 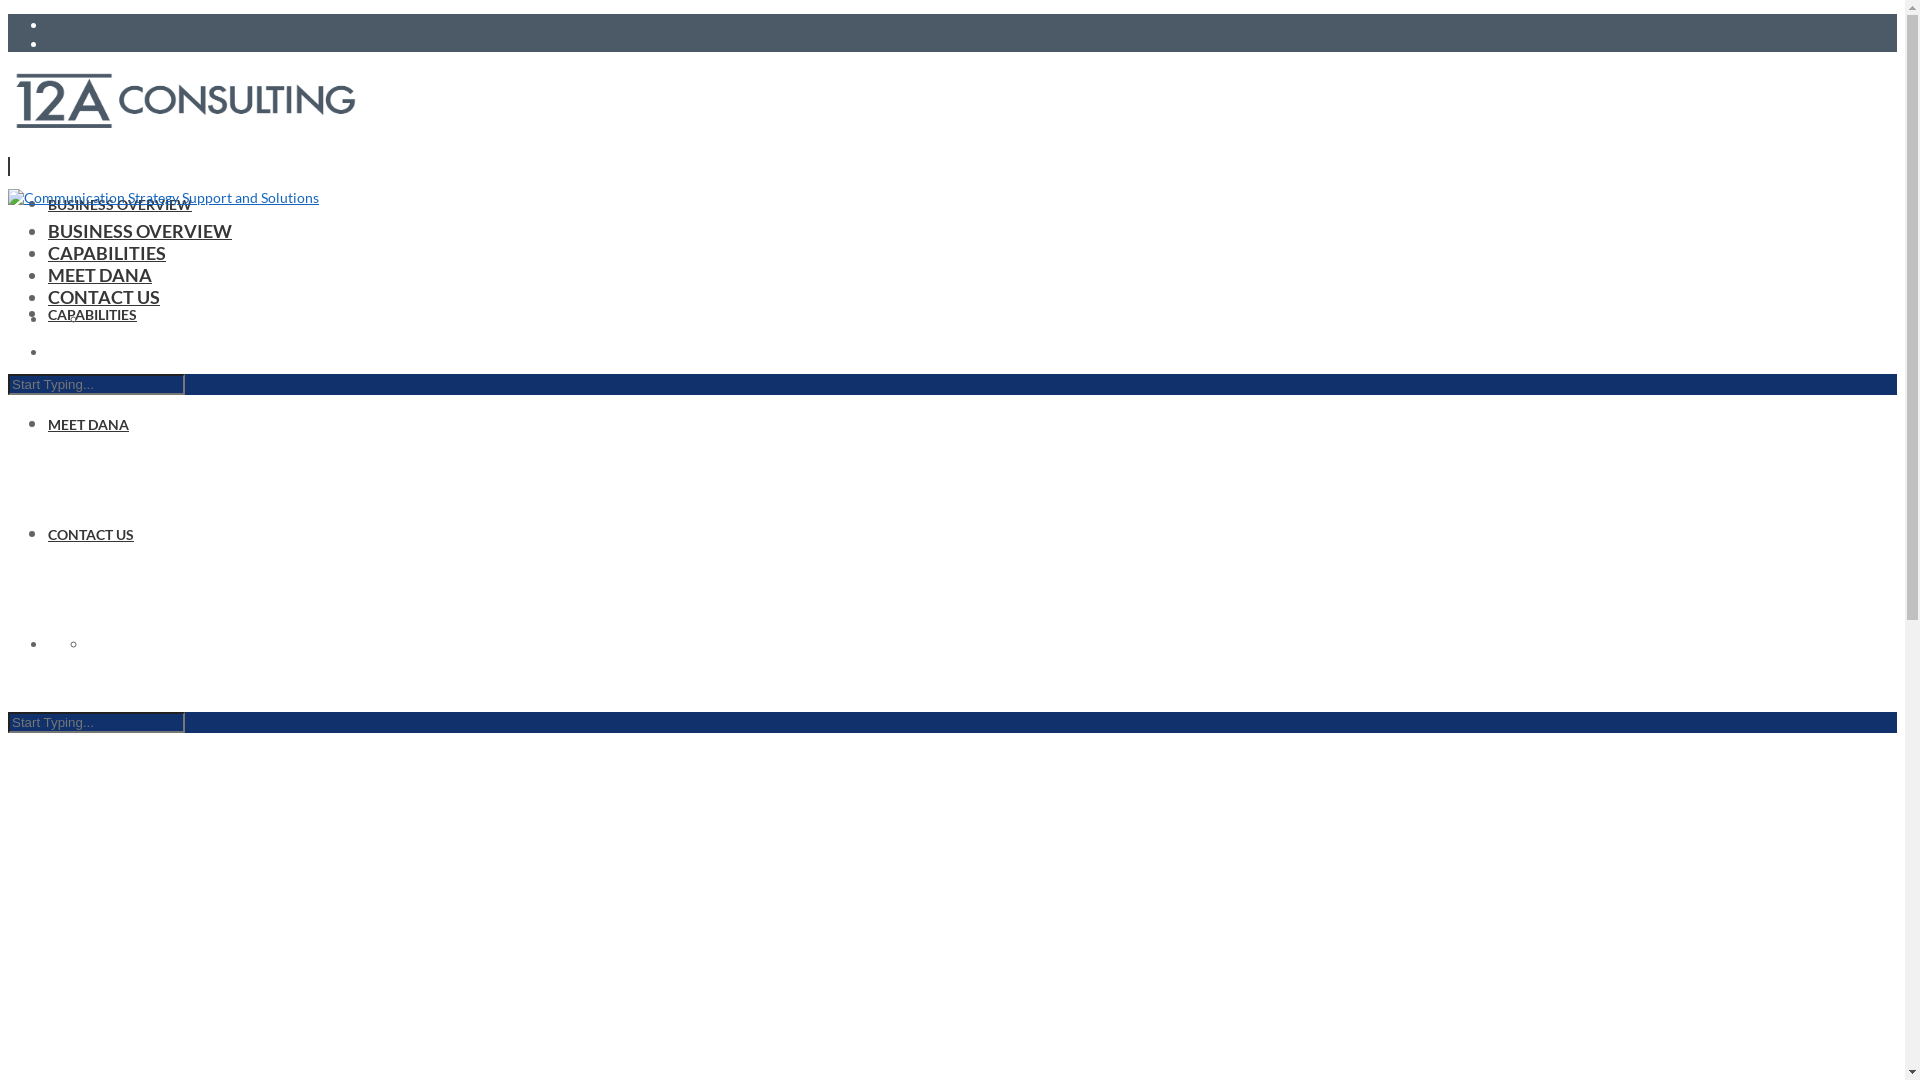 What do you see at coordinates (87, 423) in the screenshot?
I see `'MEET DANA'` at bounding box center [87, 423].